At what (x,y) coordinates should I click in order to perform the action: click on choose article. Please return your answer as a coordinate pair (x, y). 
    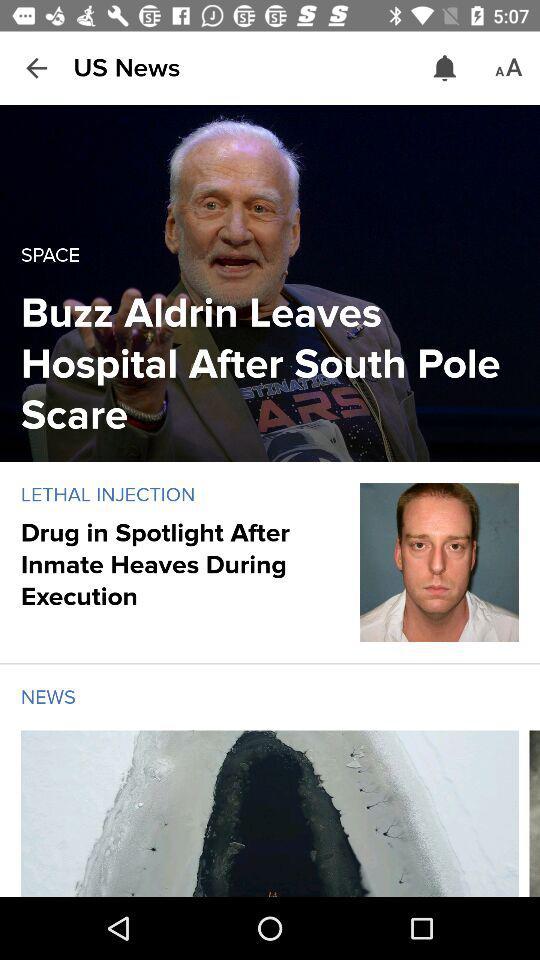
    Looking at the image, I should click on (270, 813).